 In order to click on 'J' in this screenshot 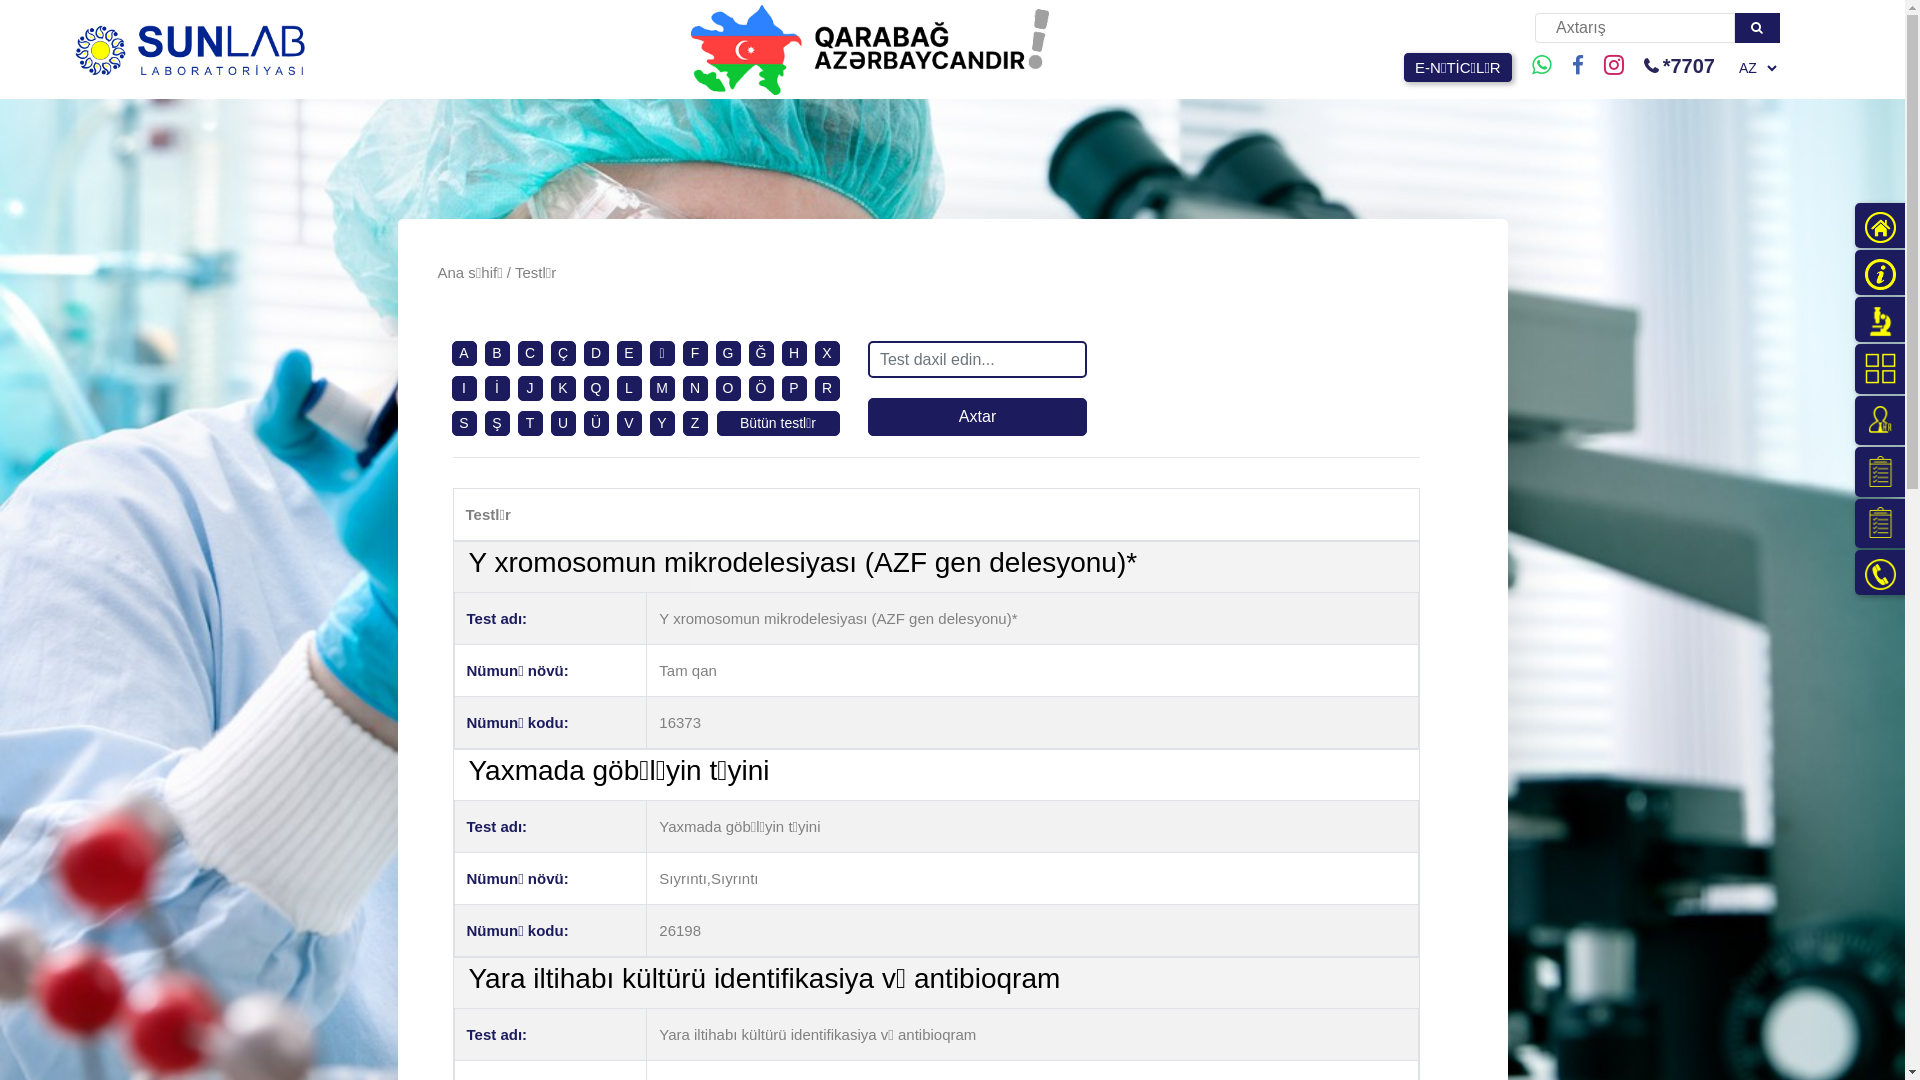, I will do `click(529, 388)`.